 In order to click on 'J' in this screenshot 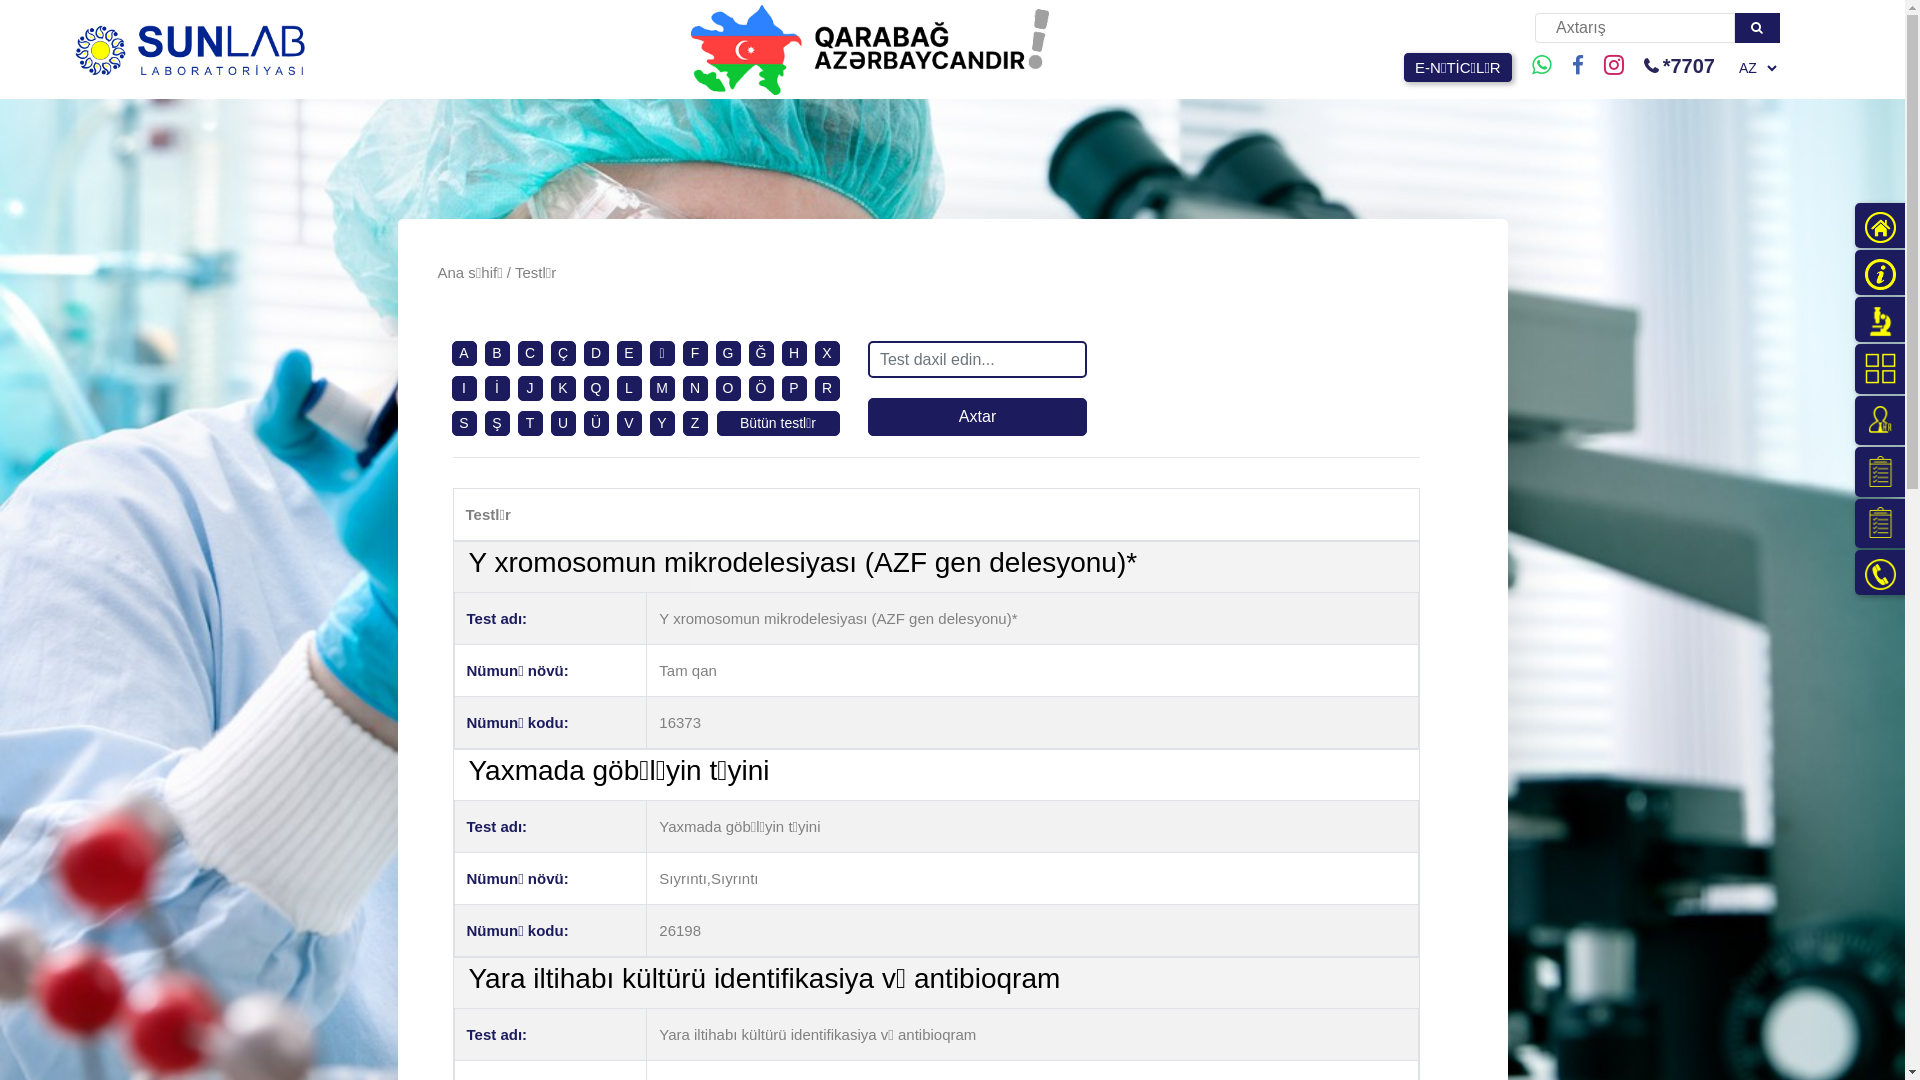, I will do `click(529, 388)`.